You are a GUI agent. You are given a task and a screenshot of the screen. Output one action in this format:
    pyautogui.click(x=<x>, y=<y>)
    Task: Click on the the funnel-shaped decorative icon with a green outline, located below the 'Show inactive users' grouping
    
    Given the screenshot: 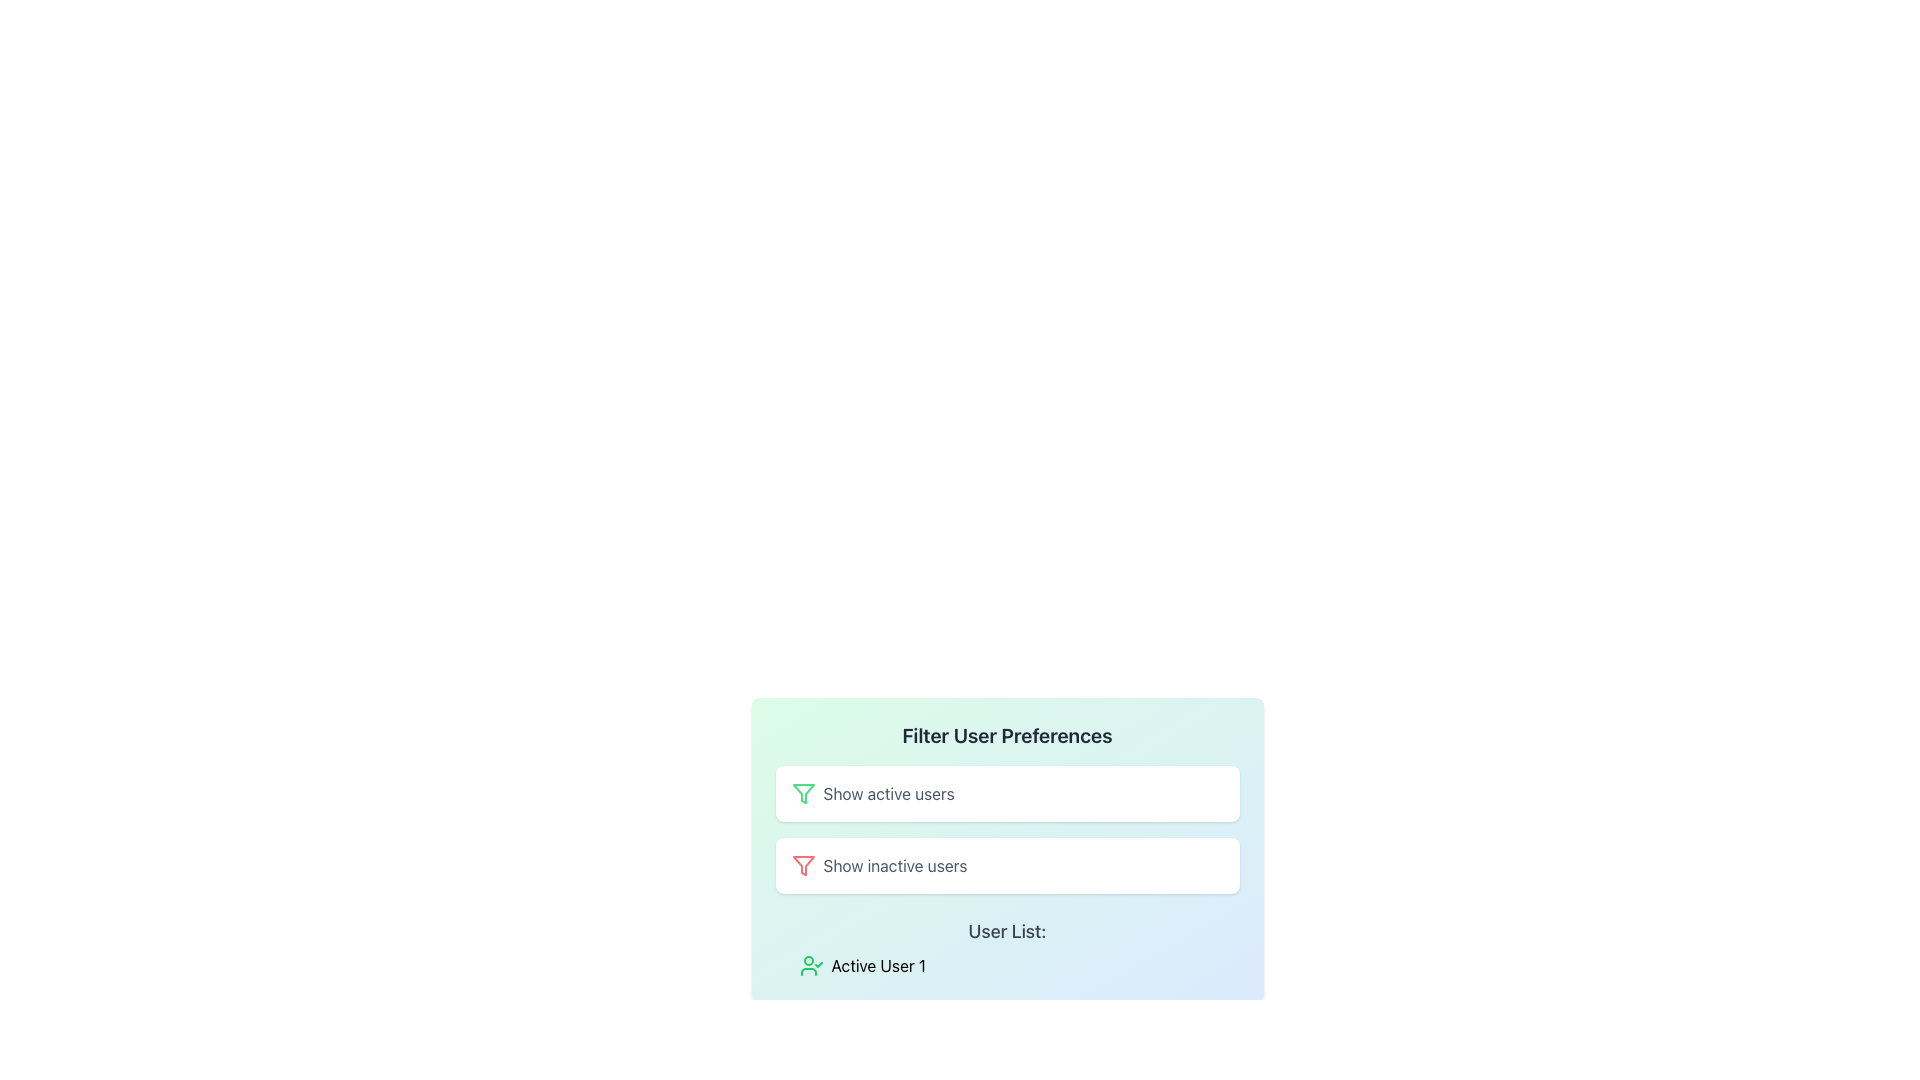 What is the action you would take?
    pyautogui.click(x=803, y=793)
    